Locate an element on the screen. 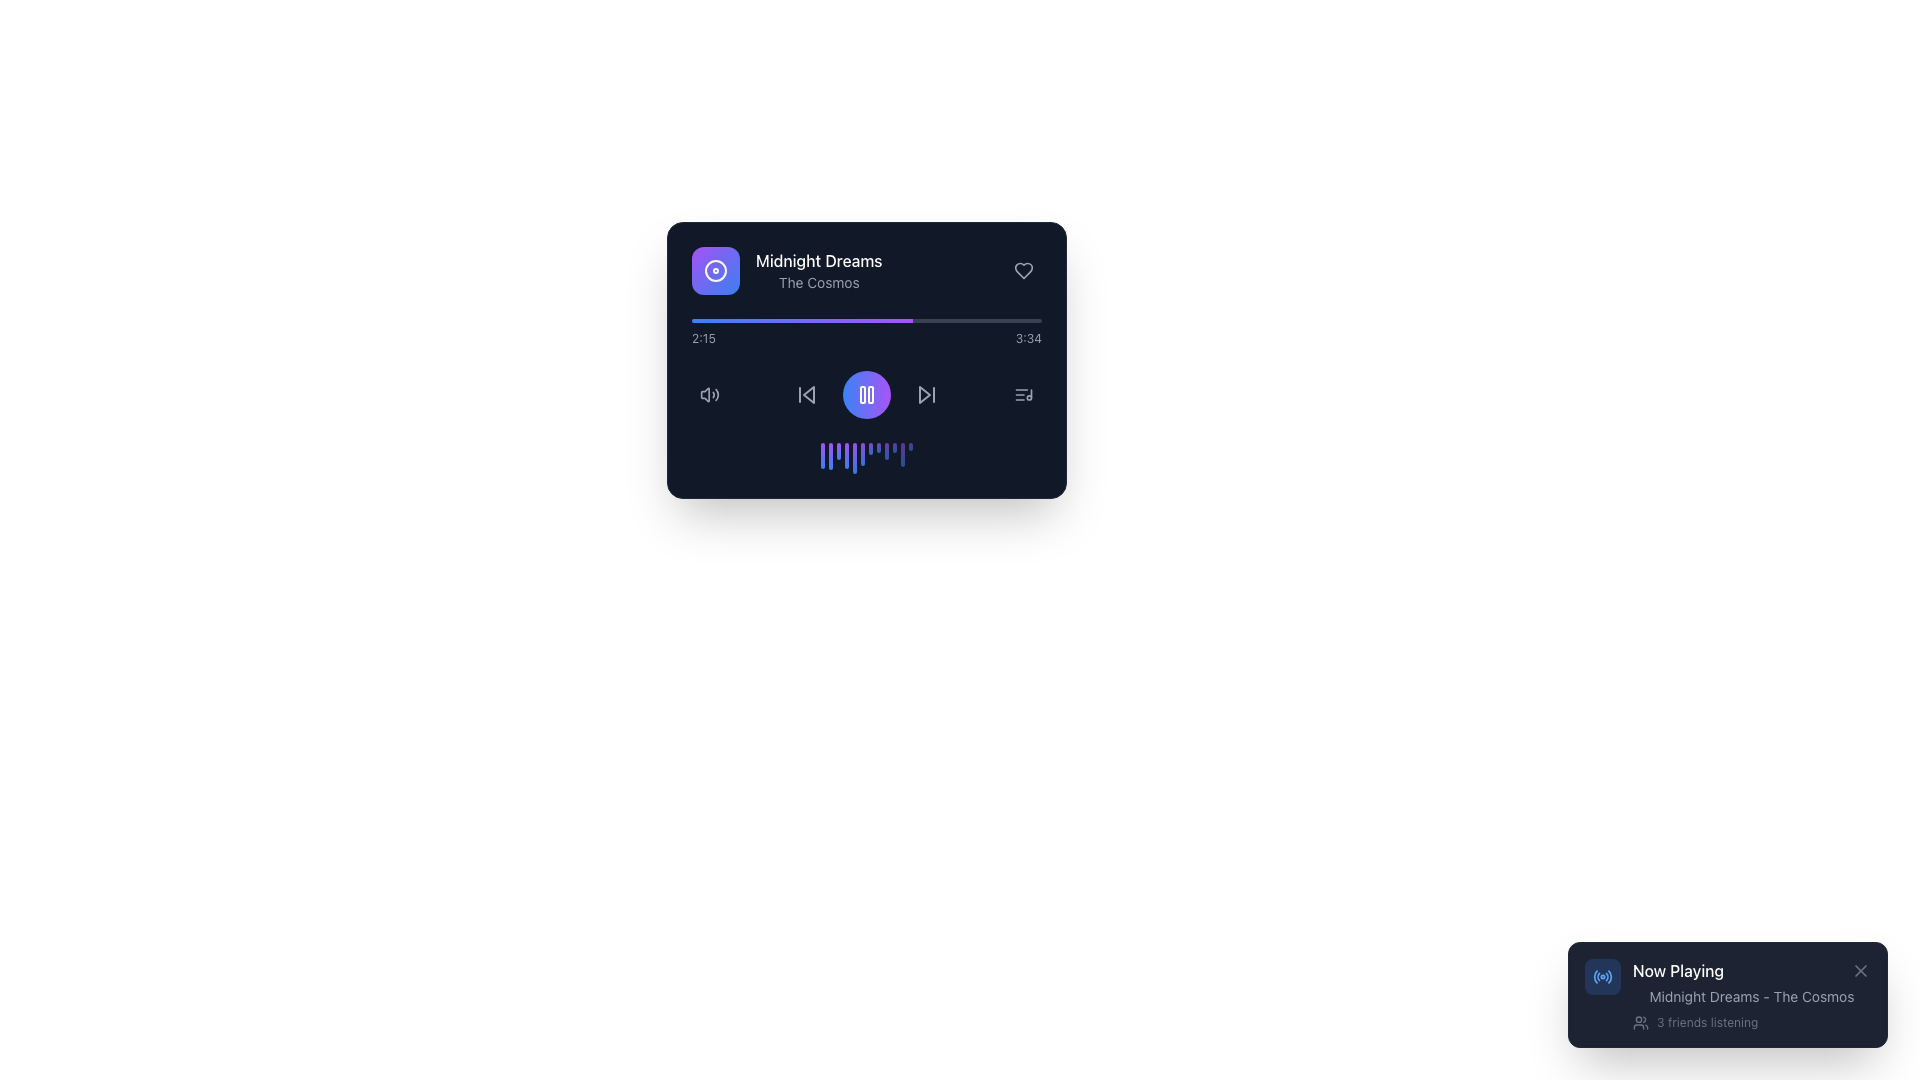 Image resolution: width=1920 pixels, height=1080 pixels. the speaker icon that resembles a minimalistic design emitting sound waves is located at coordinates (710, 394).